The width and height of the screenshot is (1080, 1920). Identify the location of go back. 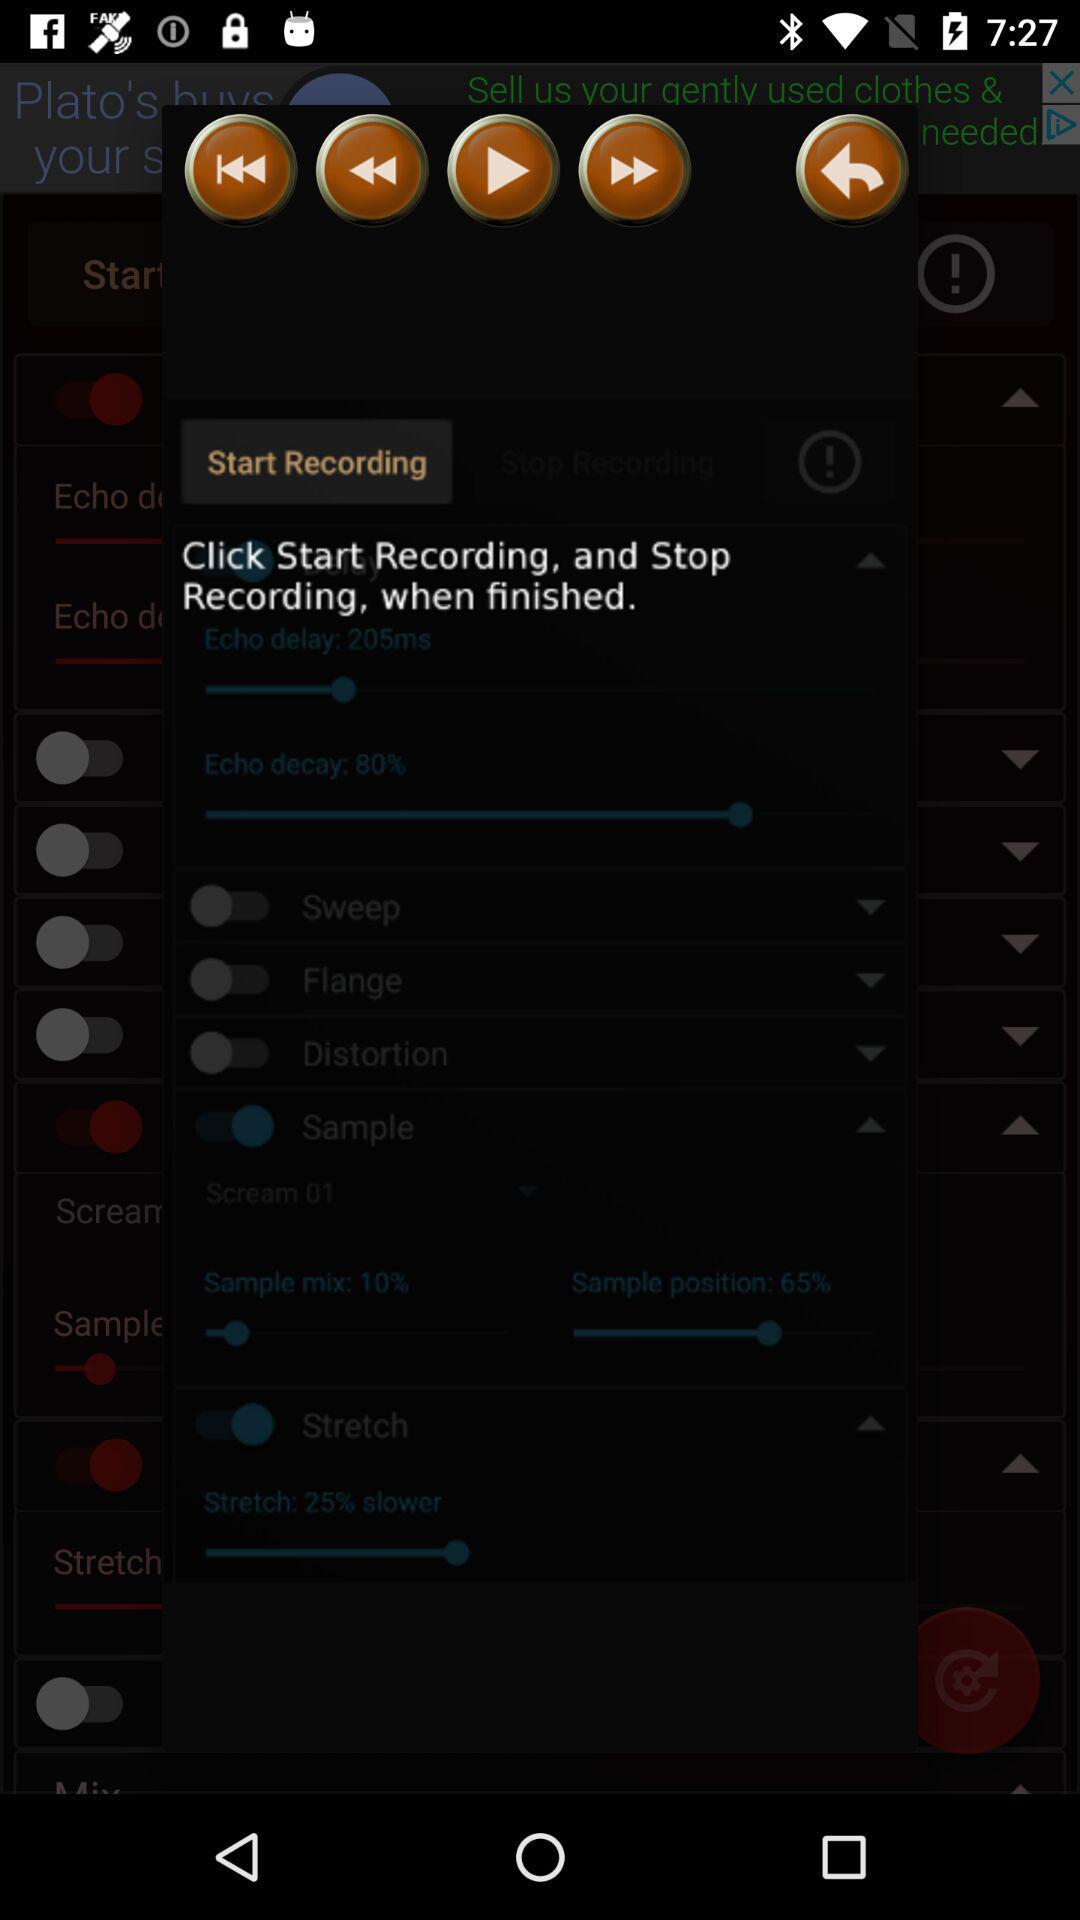
(372, 170).